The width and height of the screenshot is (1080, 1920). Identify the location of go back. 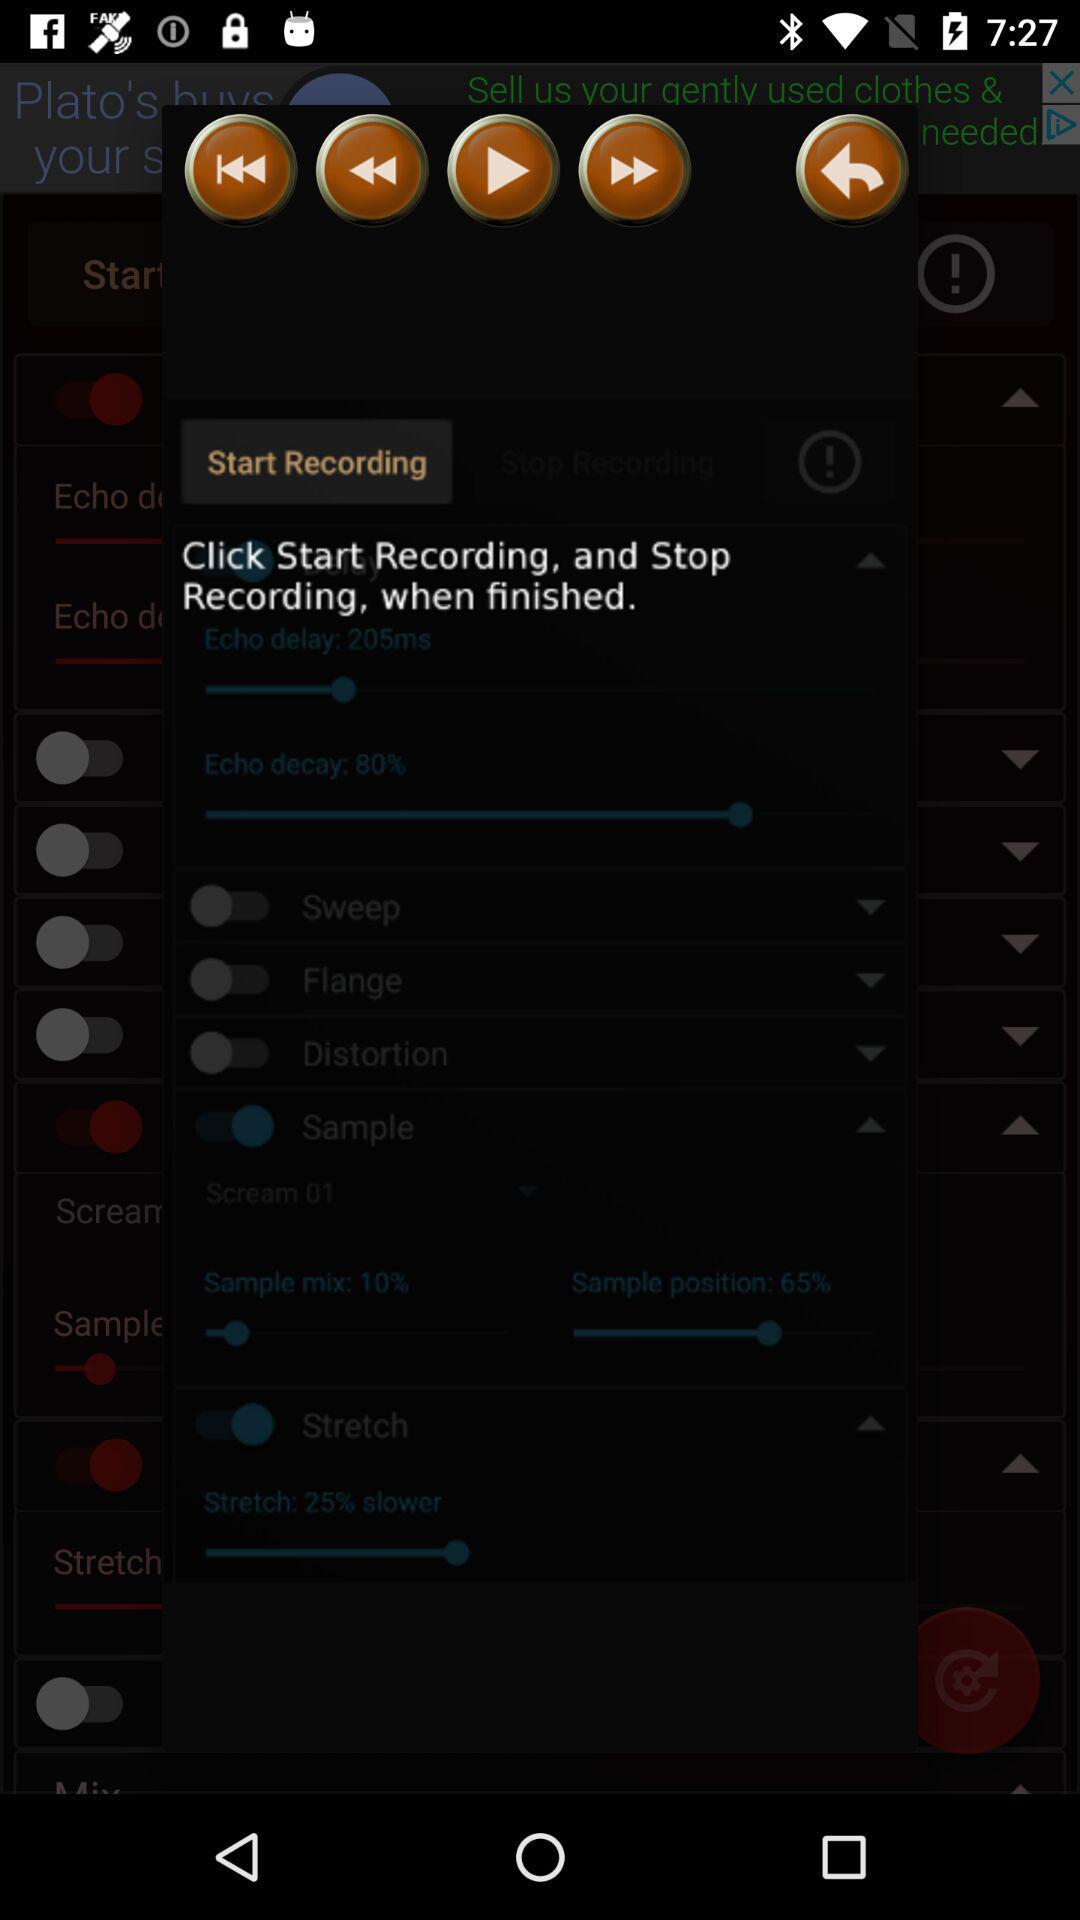
(372, 170).